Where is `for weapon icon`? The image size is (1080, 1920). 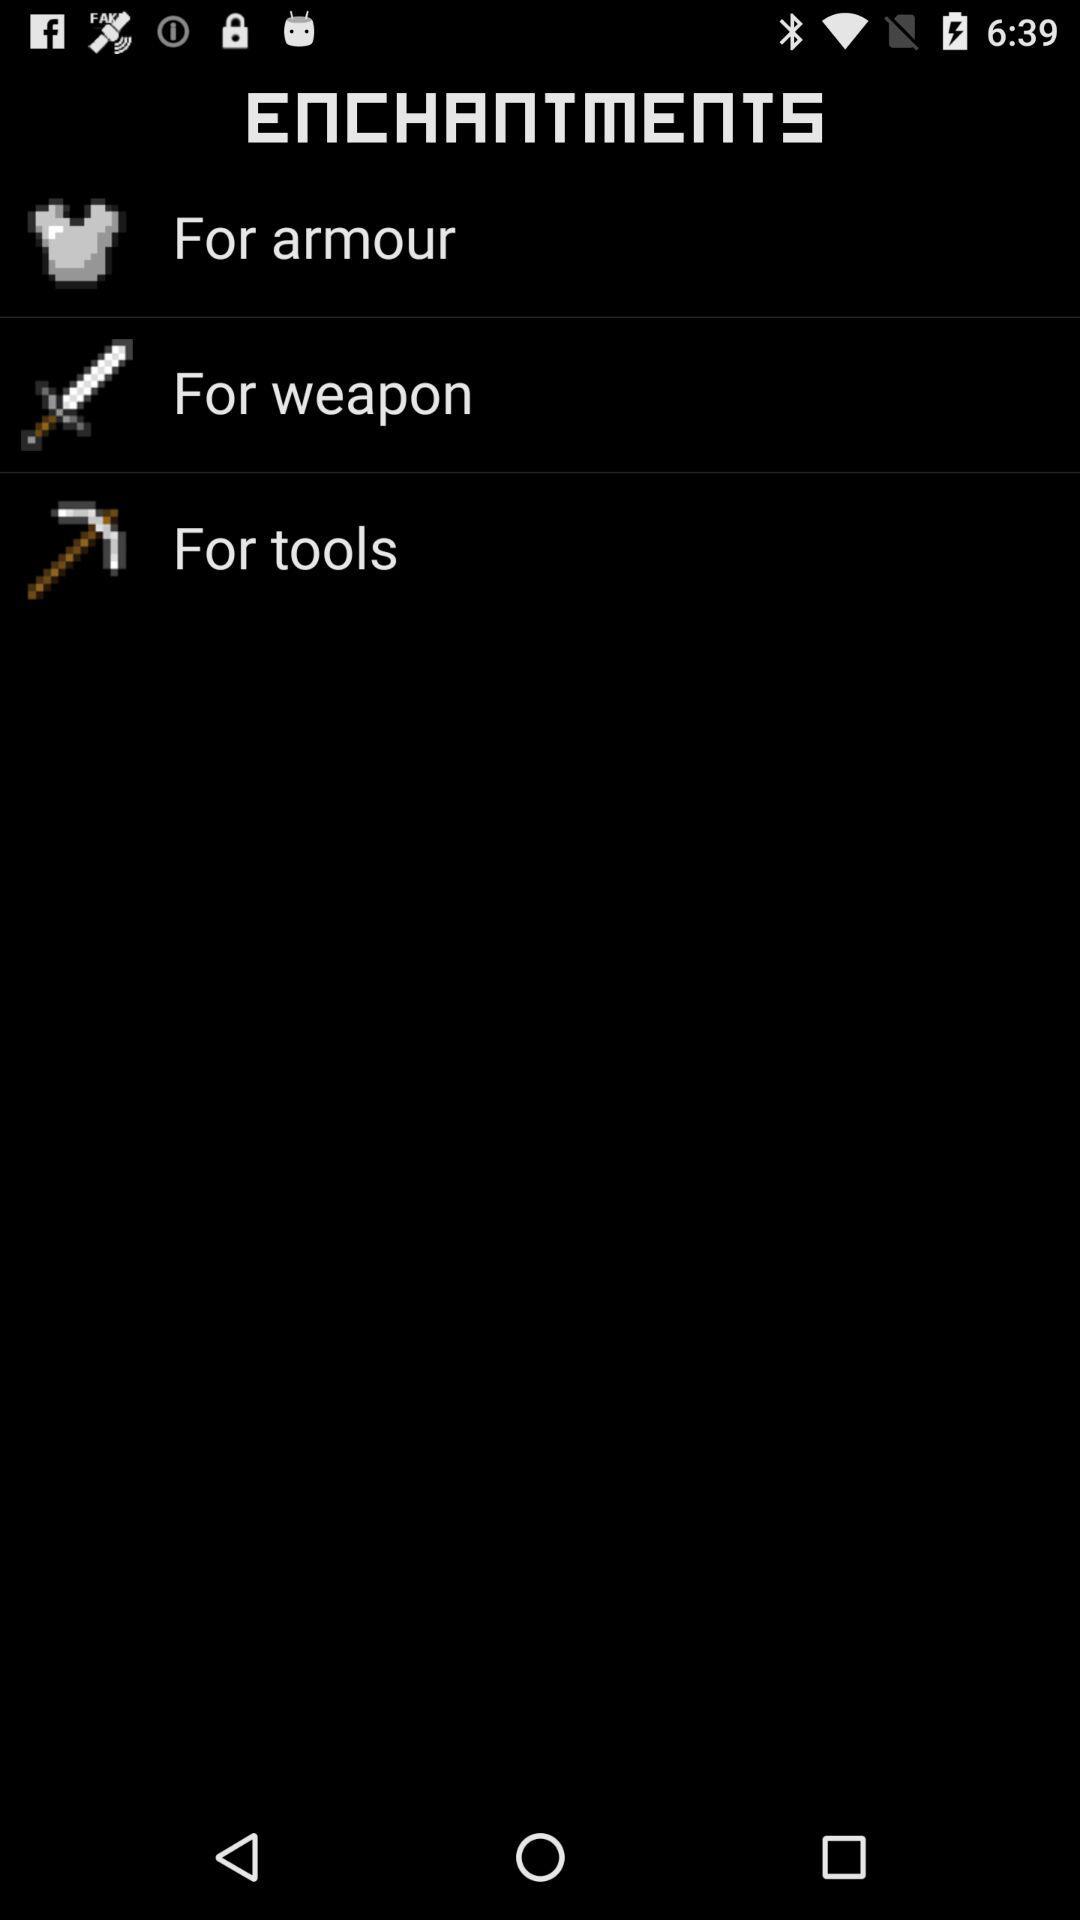
for weapon icon is located at coordinates (321, 391).